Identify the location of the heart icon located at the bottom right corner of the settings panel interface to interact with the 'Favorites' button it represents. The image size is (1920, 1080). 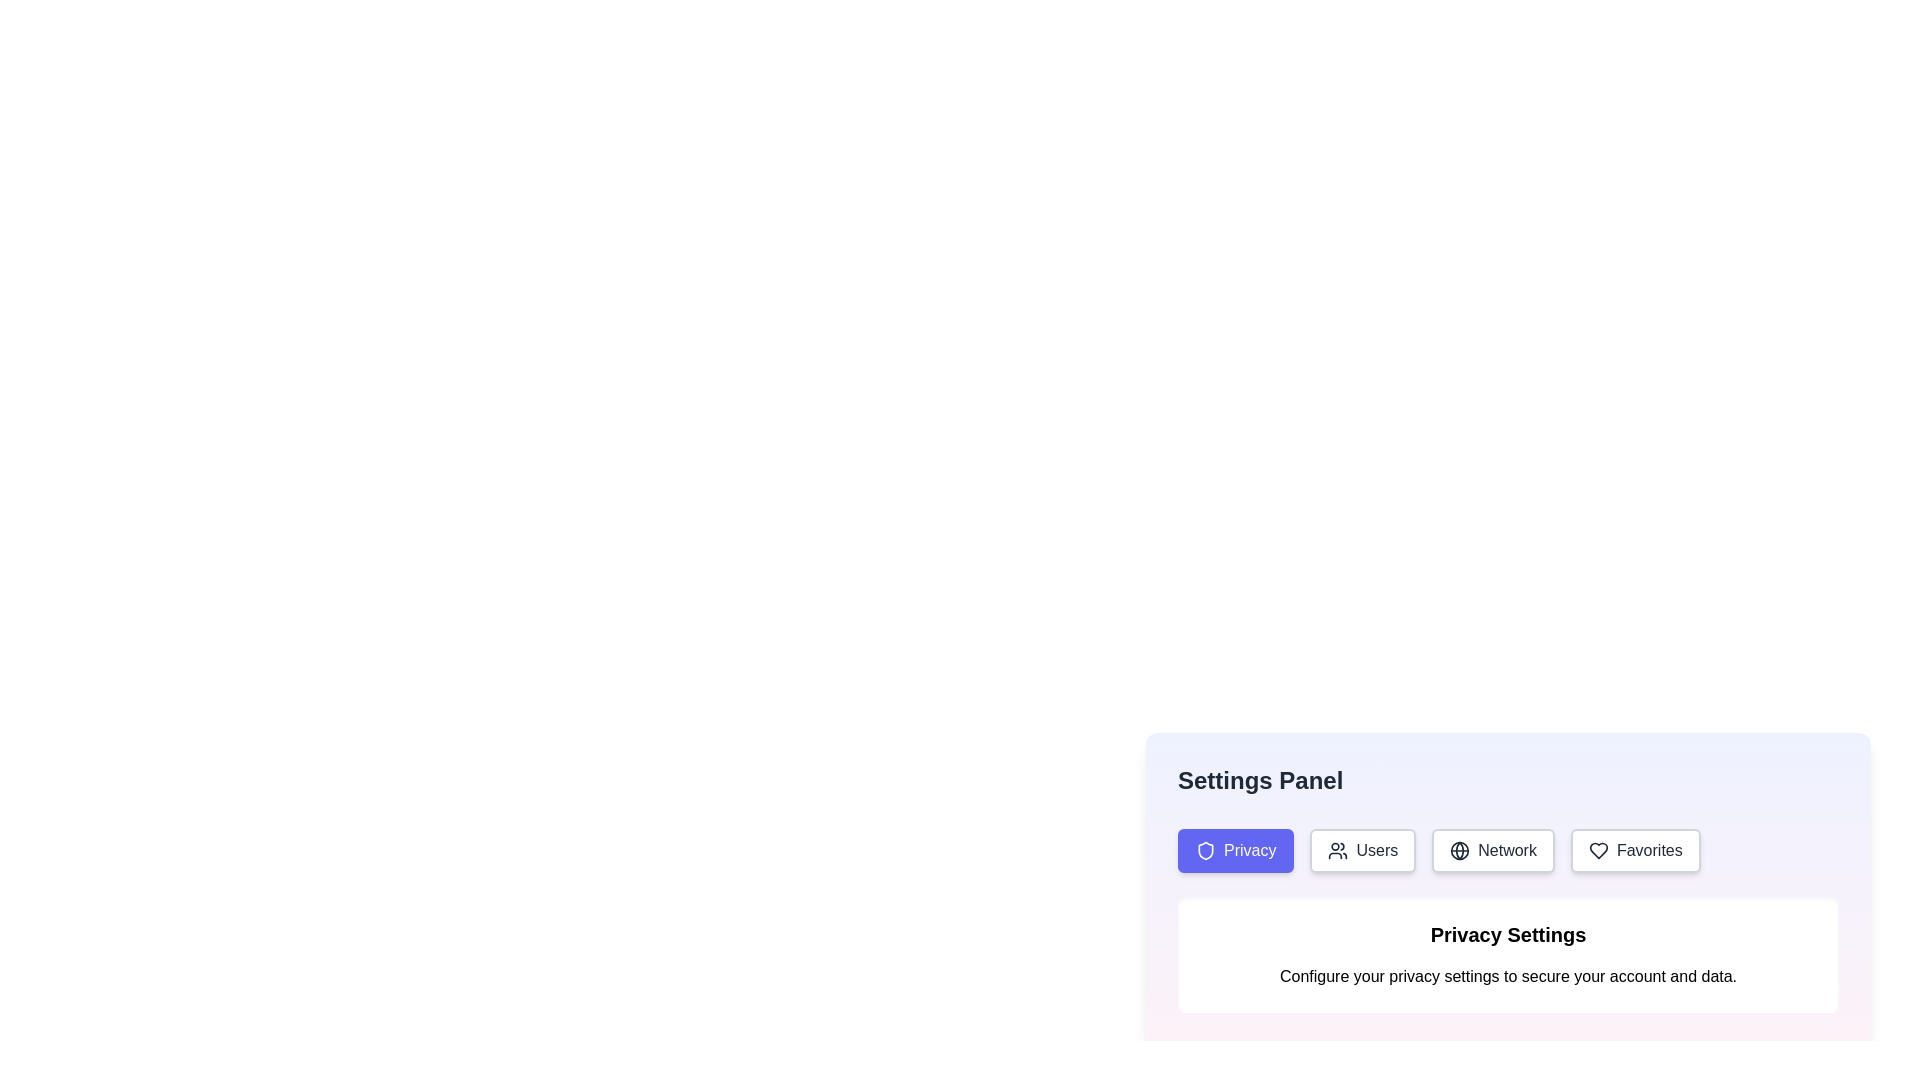
(1597, 851).